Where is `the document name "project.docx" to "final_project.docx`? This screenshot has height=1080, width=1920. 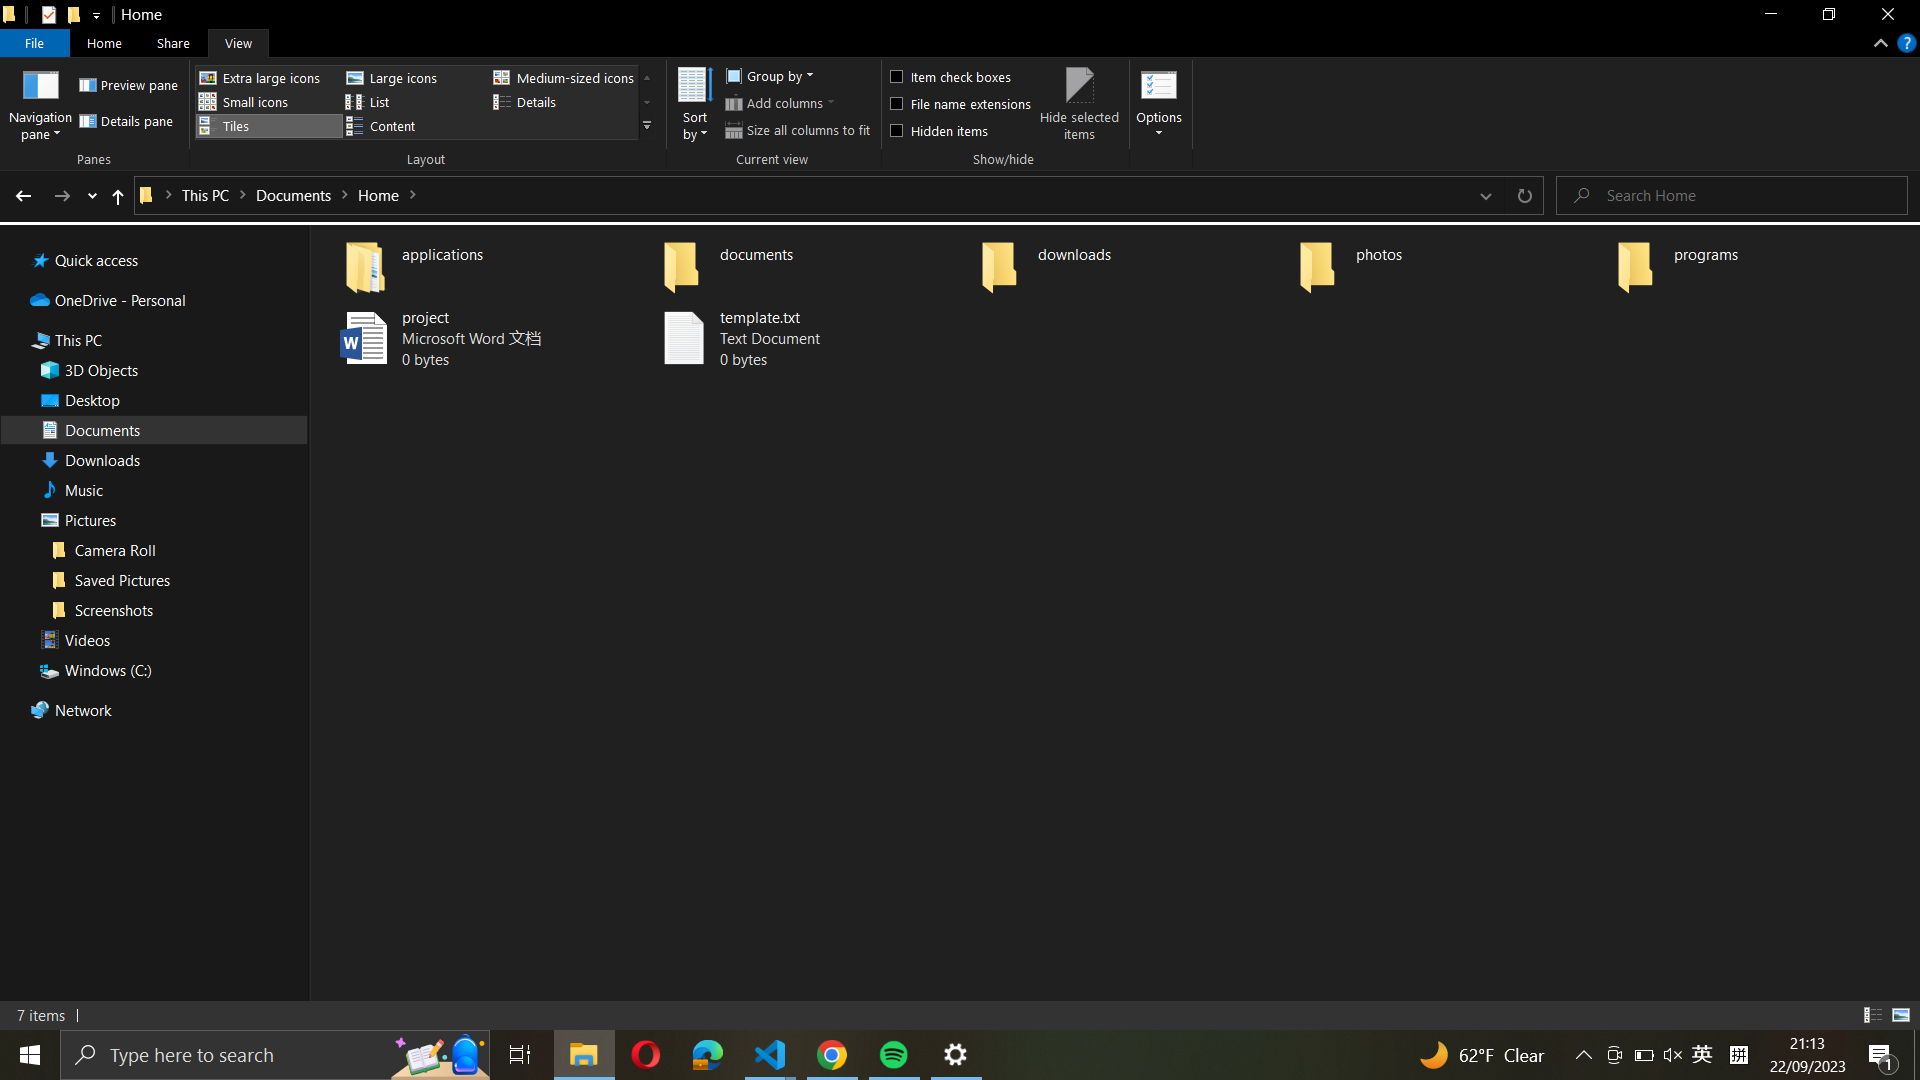
the document name "project.docx" to "final_project.docx is located at coordinates (476, 338).